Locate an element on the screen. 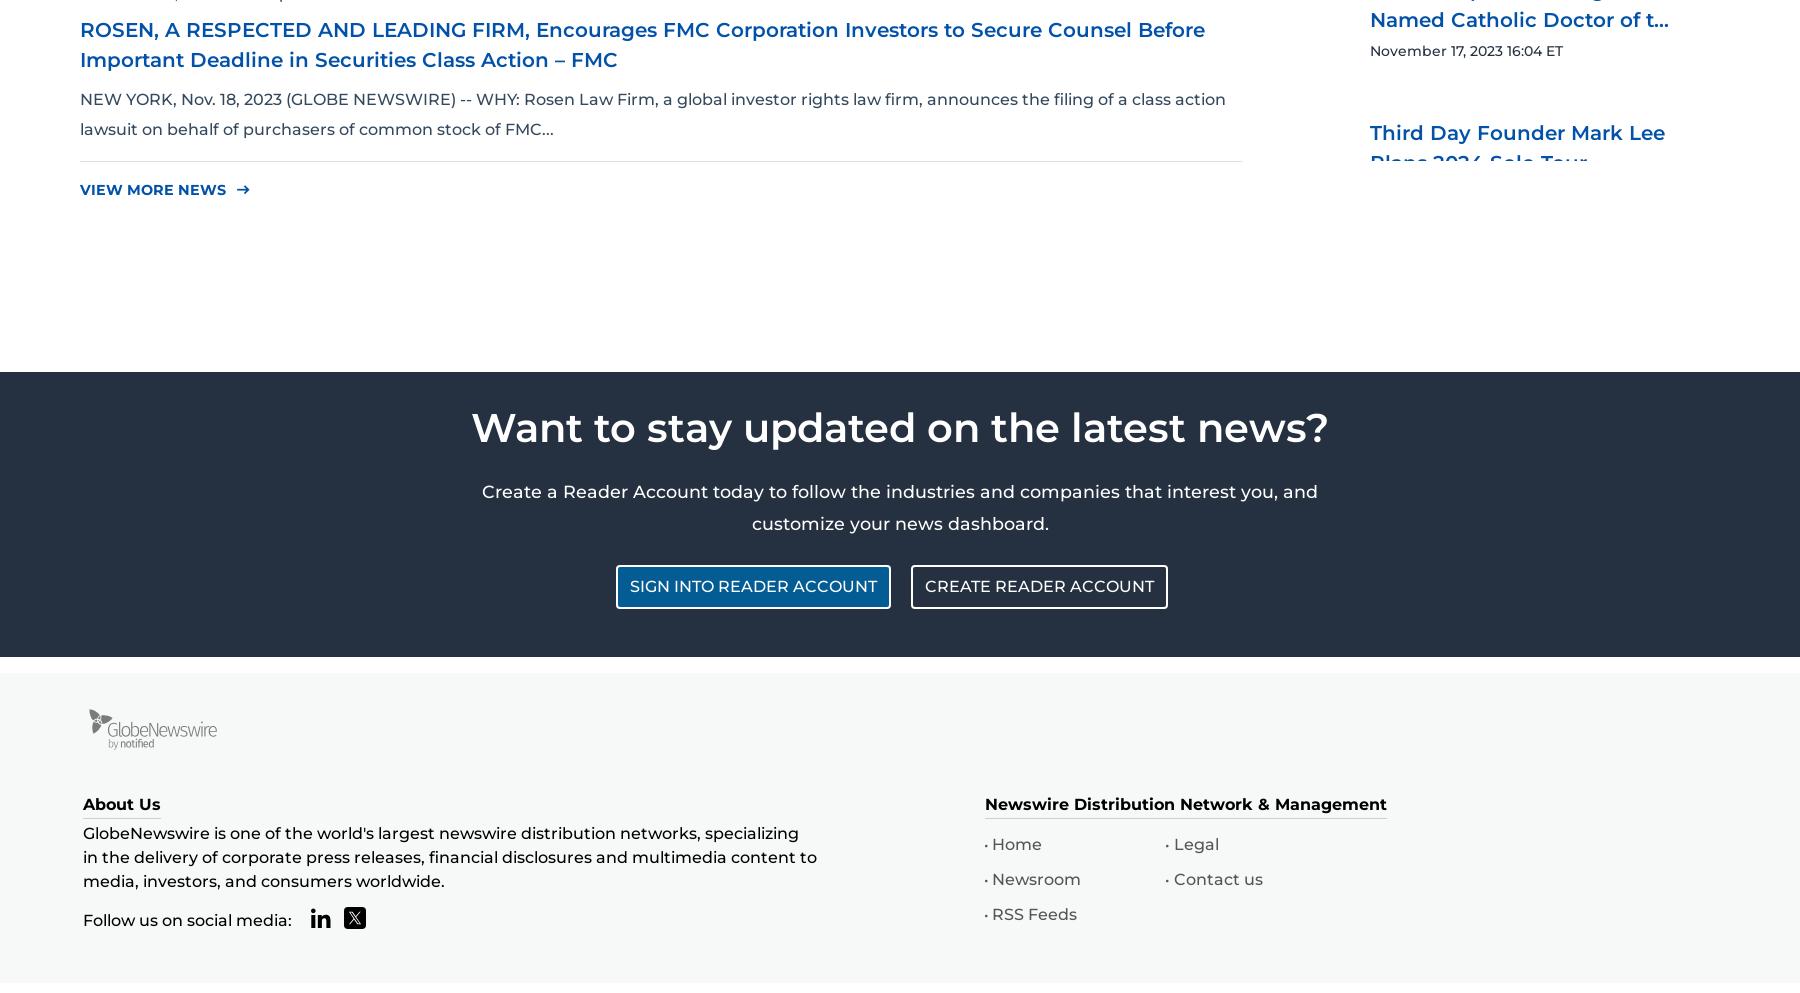 This screenshot has height=993, width=1800. 'Legal' is located at coordinates (1194, 843).